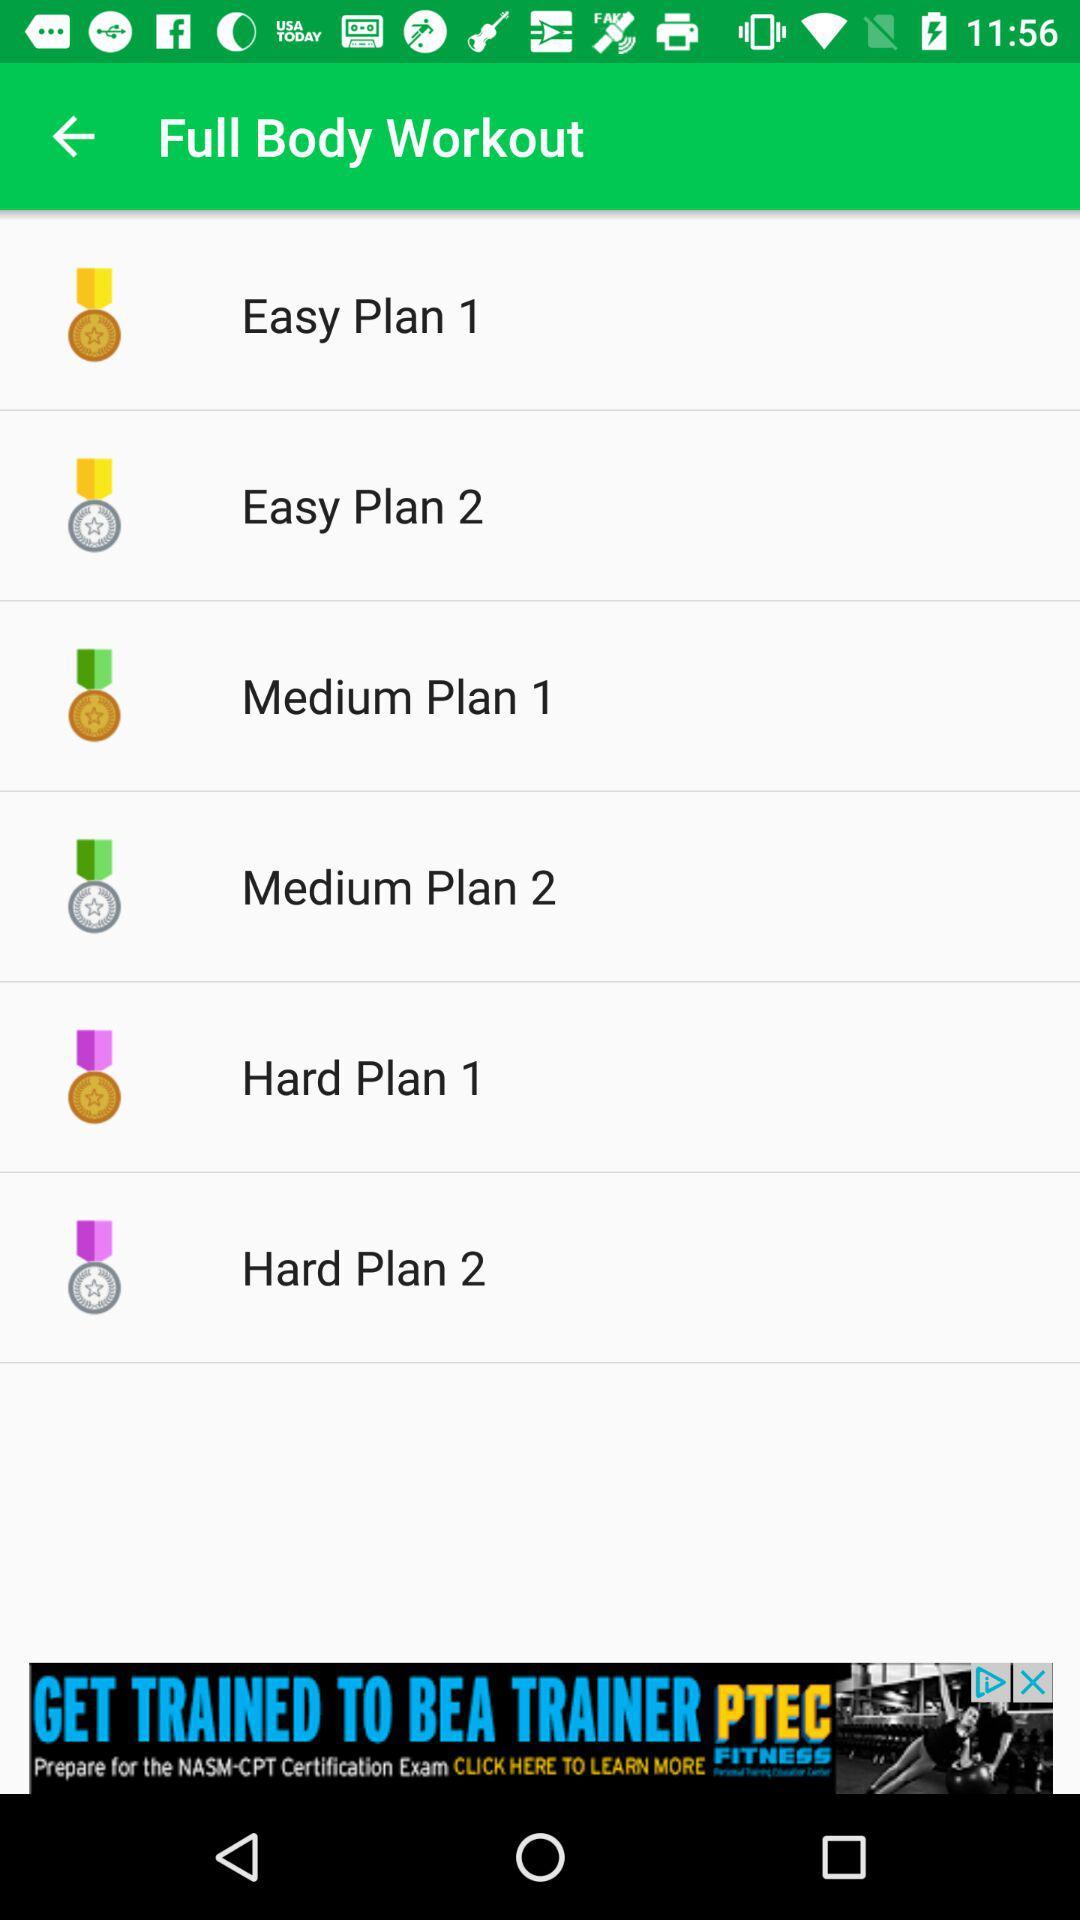 This screenshot has width=1080, height=1920. What do you see at coordinates (94, 1266) in the screenshot?
I see `icon on the left side of hard plan 2` at bounding box center [94, 1266].